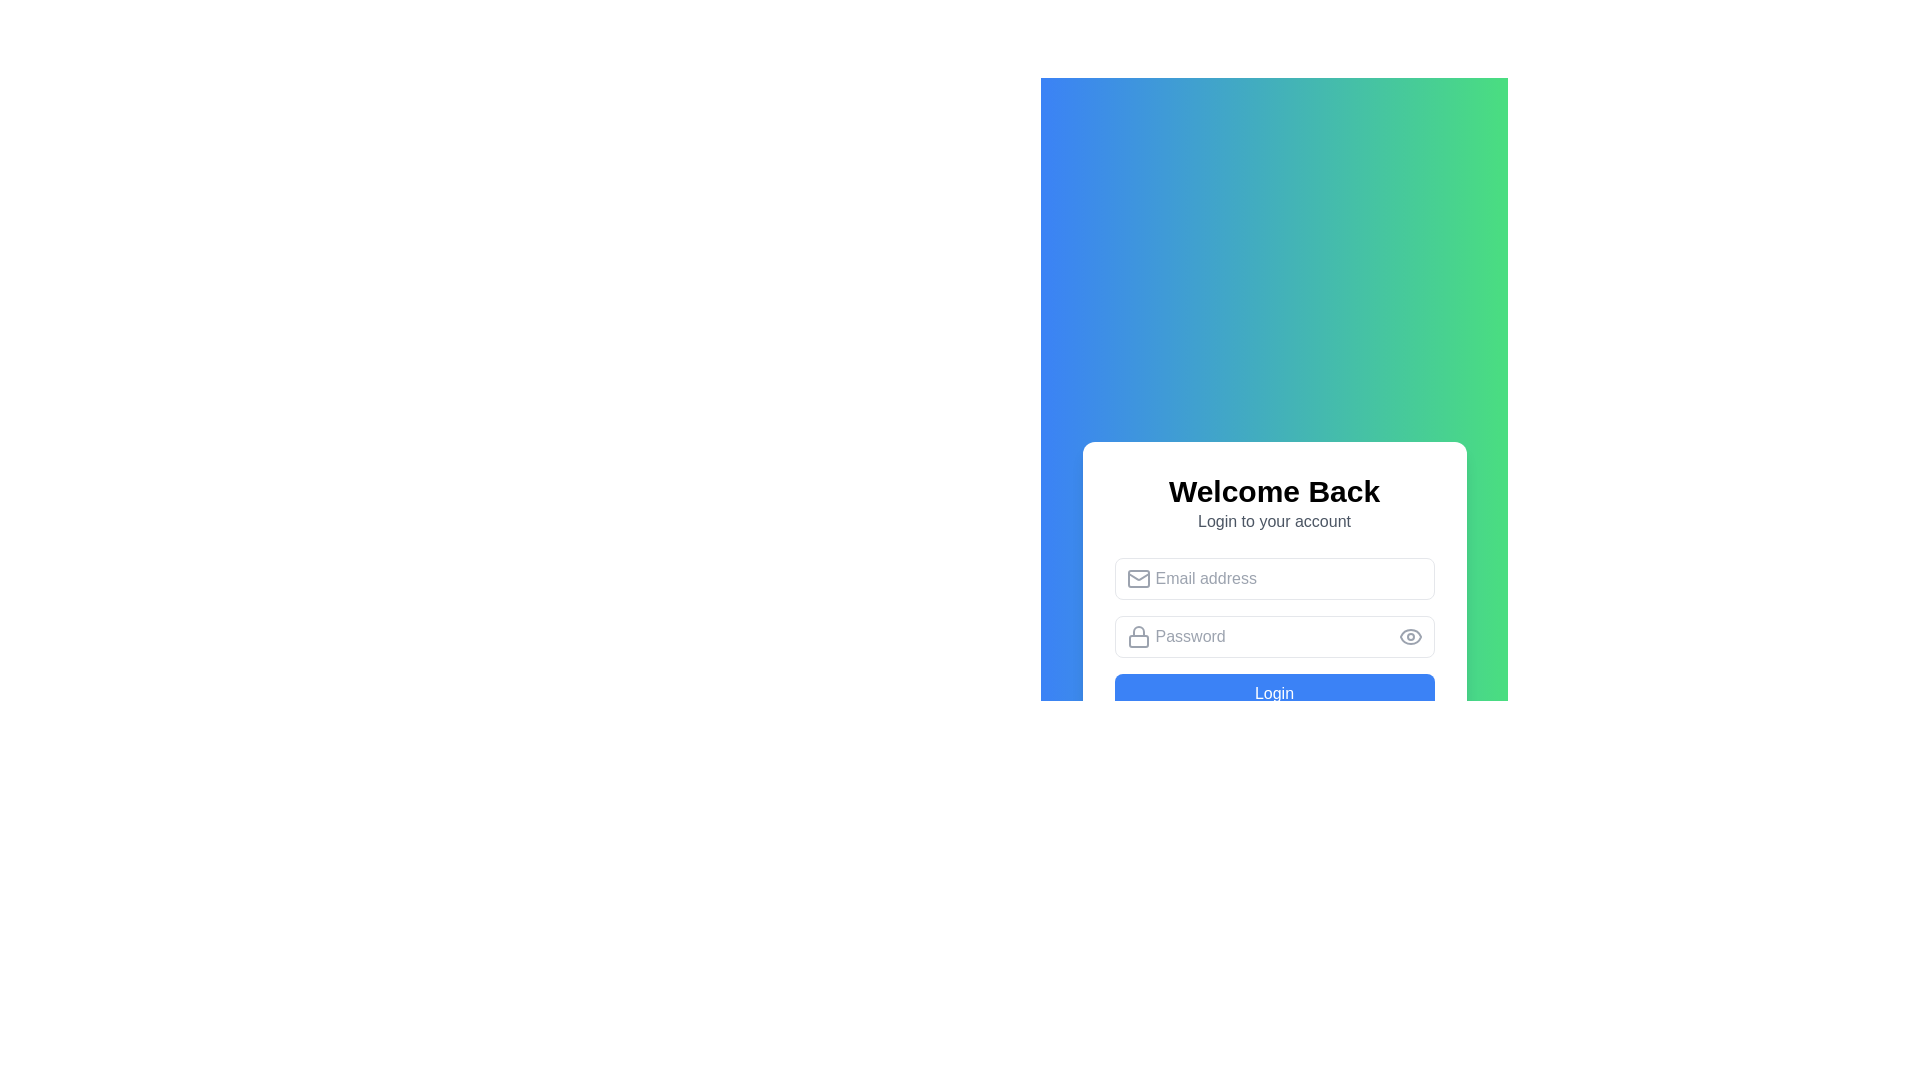  I want to click on the Password Input Field located below the Email Address input in the 'Welcome Back' login section to focus the field, so click(1273, 636).